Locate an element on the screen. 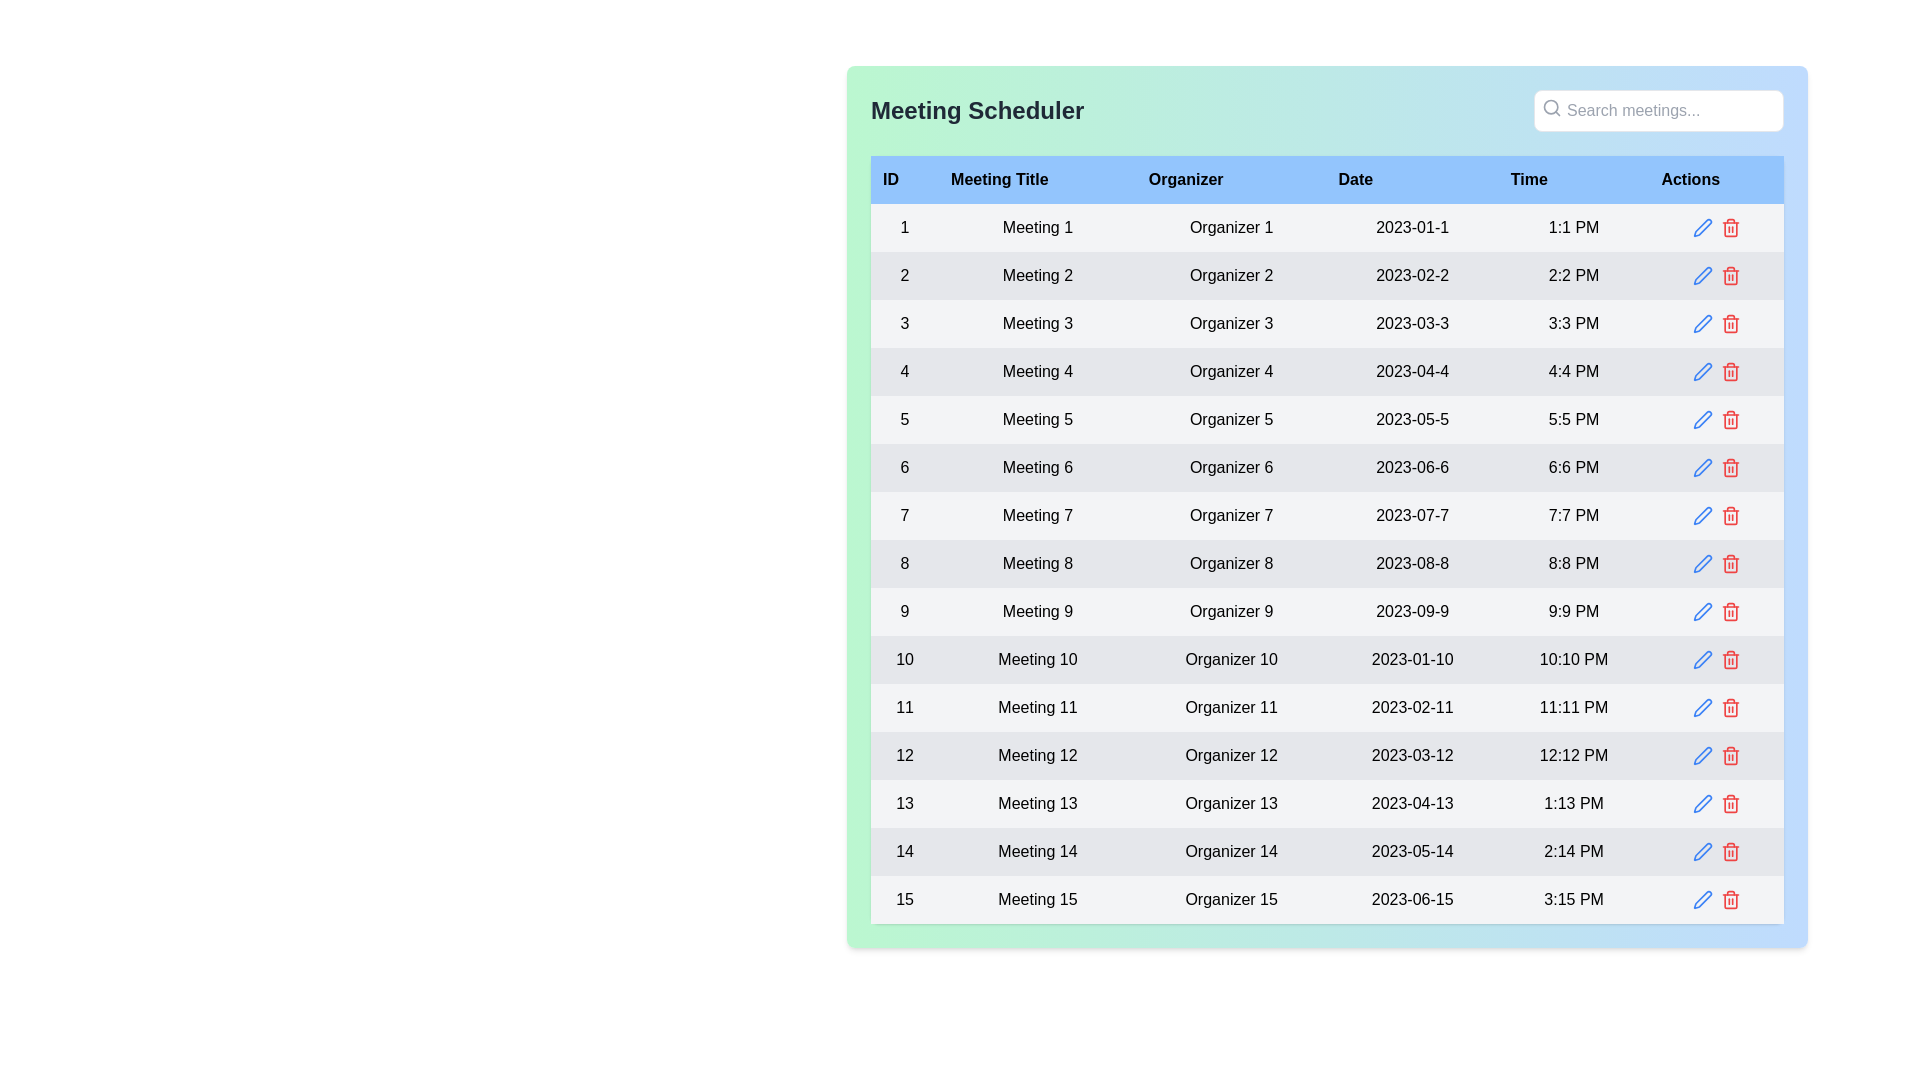  the text content displaying the numeral '1' in the first column of the first row under the 'ID' header in the 'Meeting Scheduler' table is located at coordinates (904, 226).